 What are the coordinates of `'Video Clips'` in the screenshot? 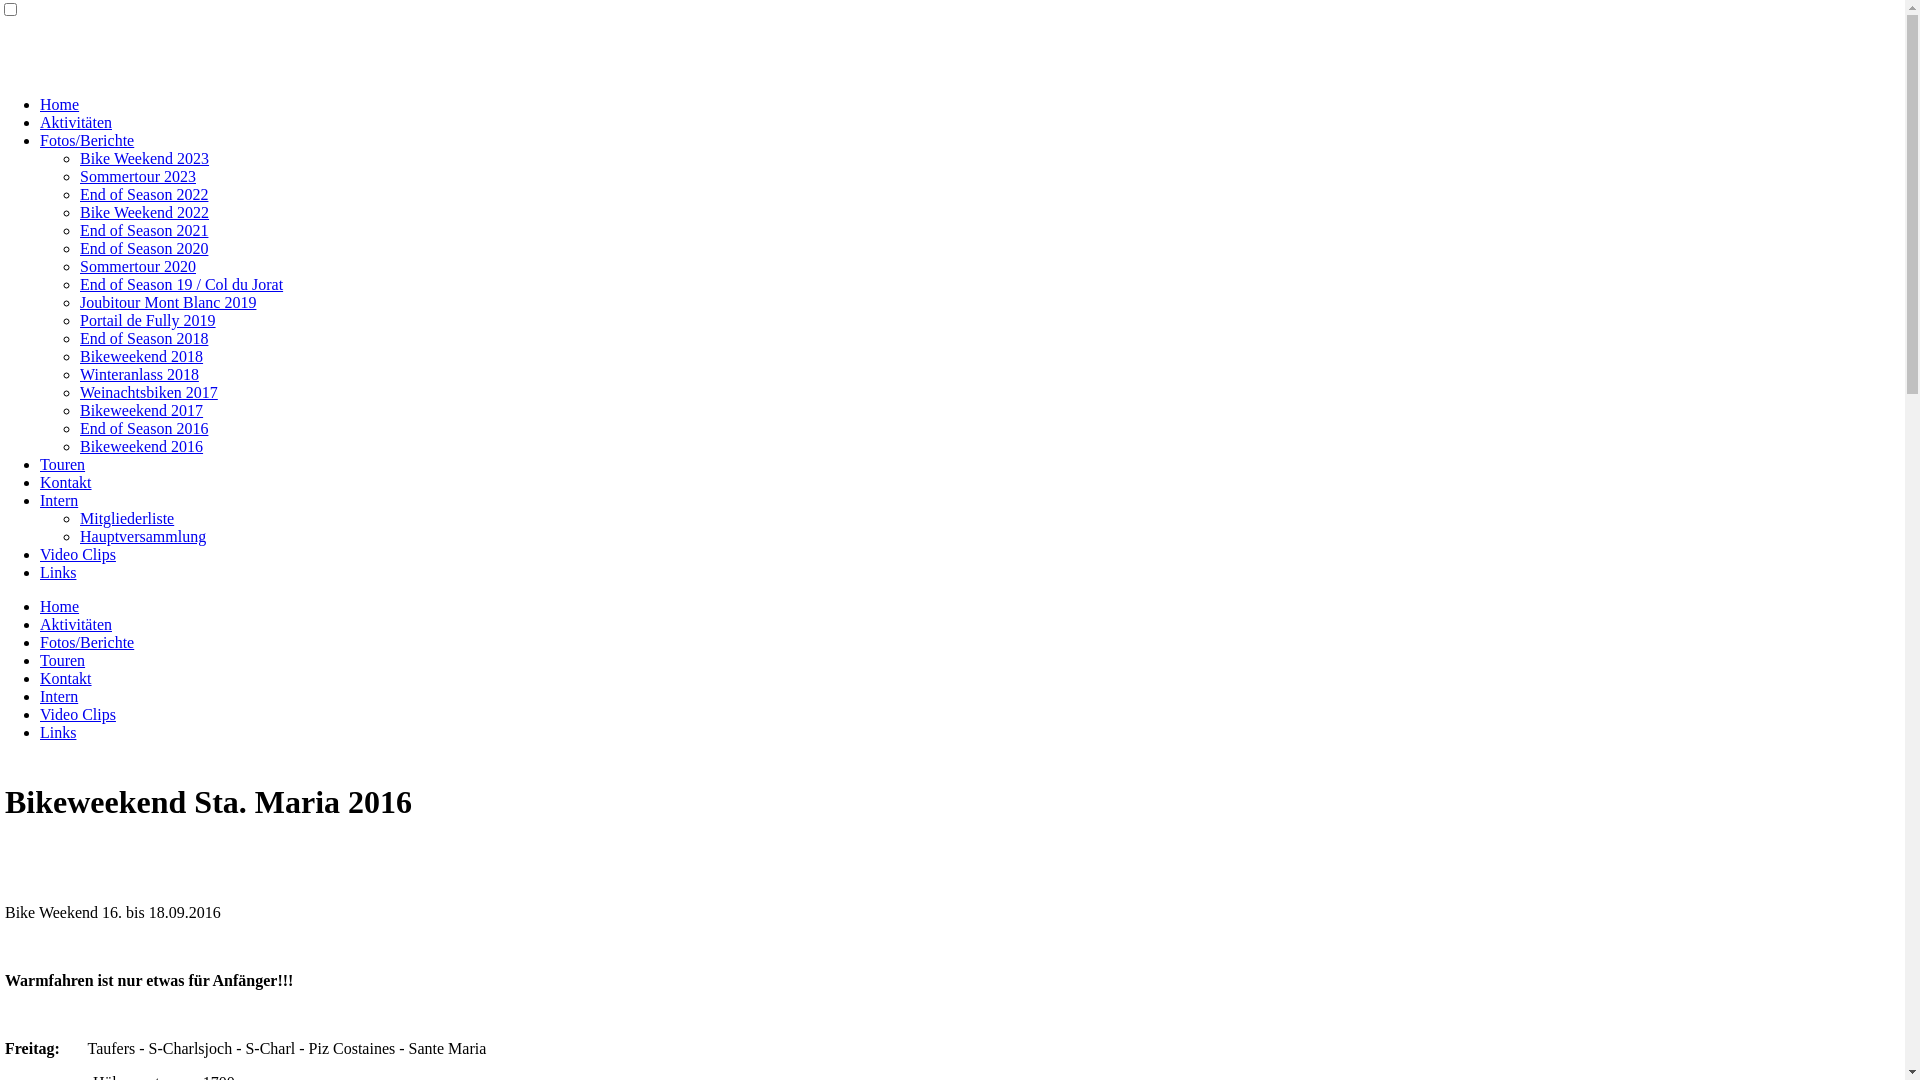 It's located at (39, 713).